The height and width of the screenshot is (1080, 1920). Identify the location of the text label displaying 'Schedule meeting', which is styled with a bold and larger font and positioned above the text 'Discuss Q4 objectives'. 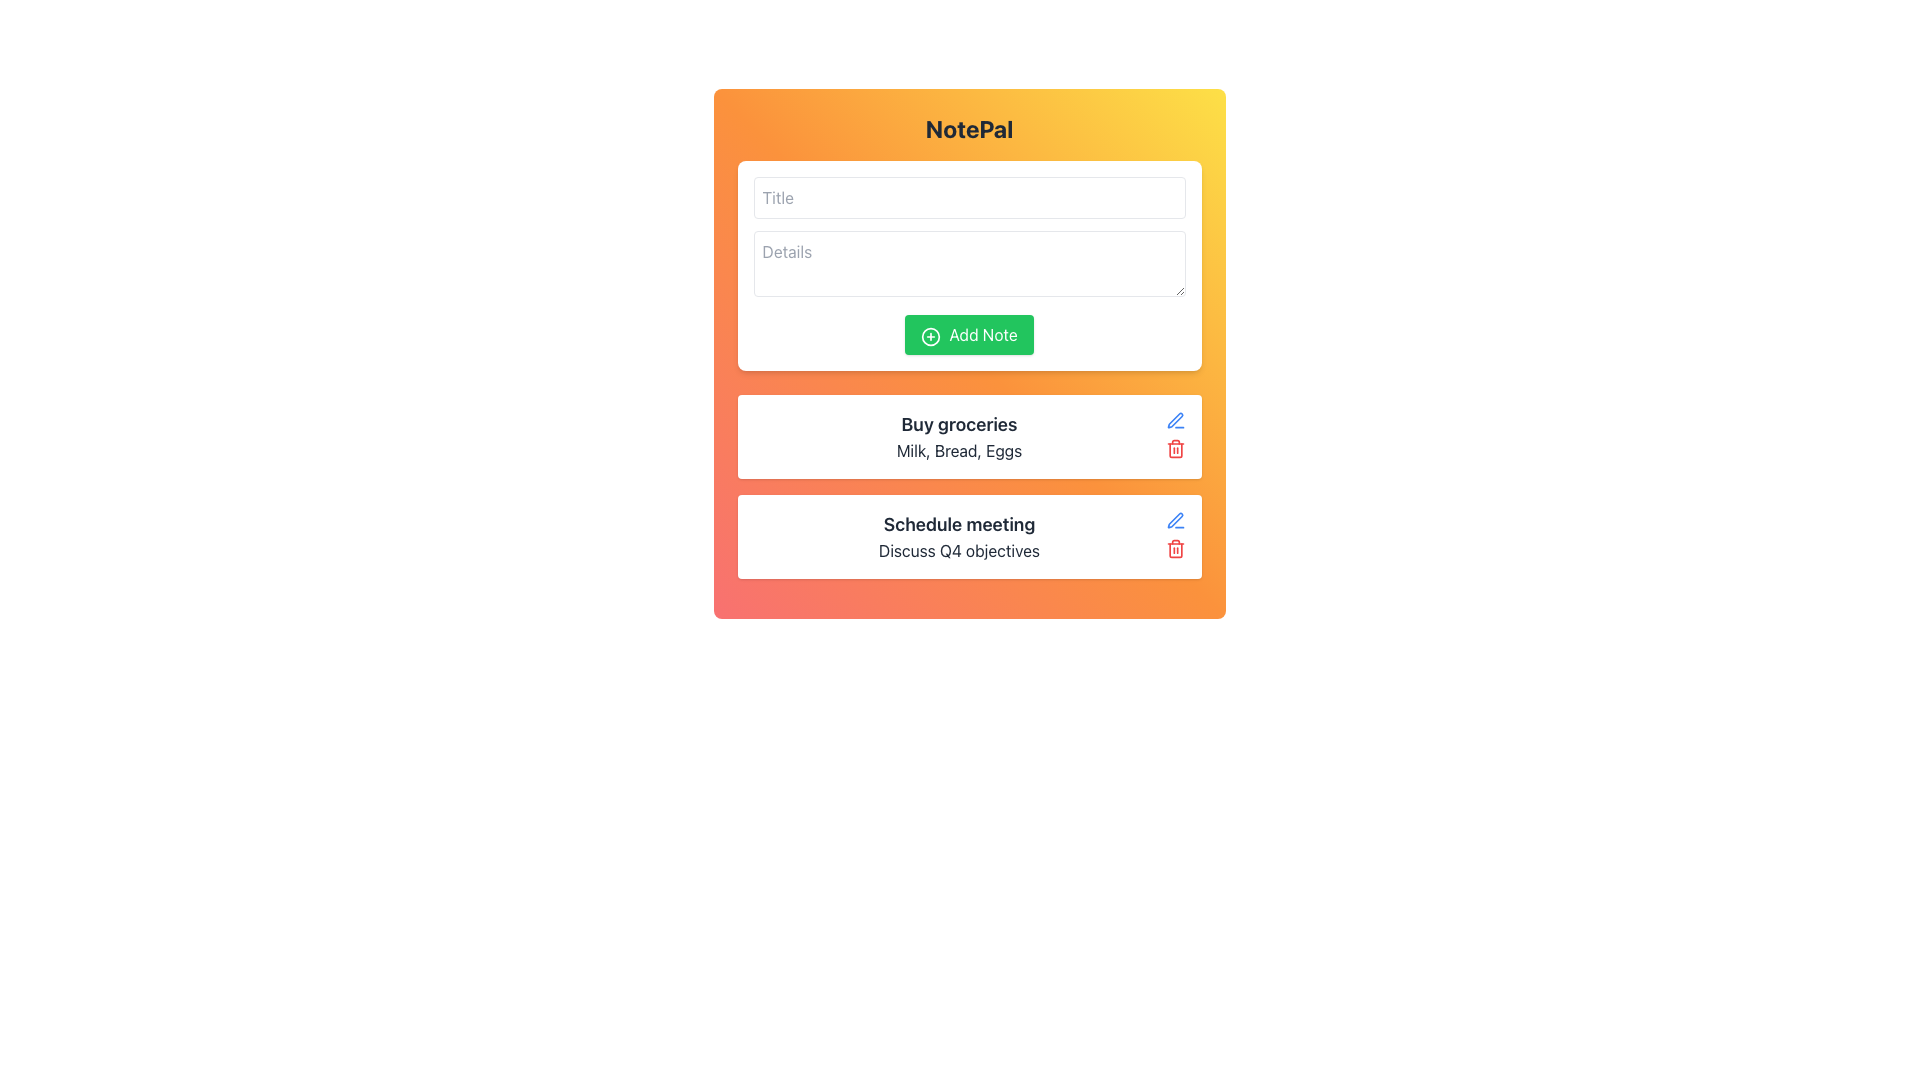
(958, 523).